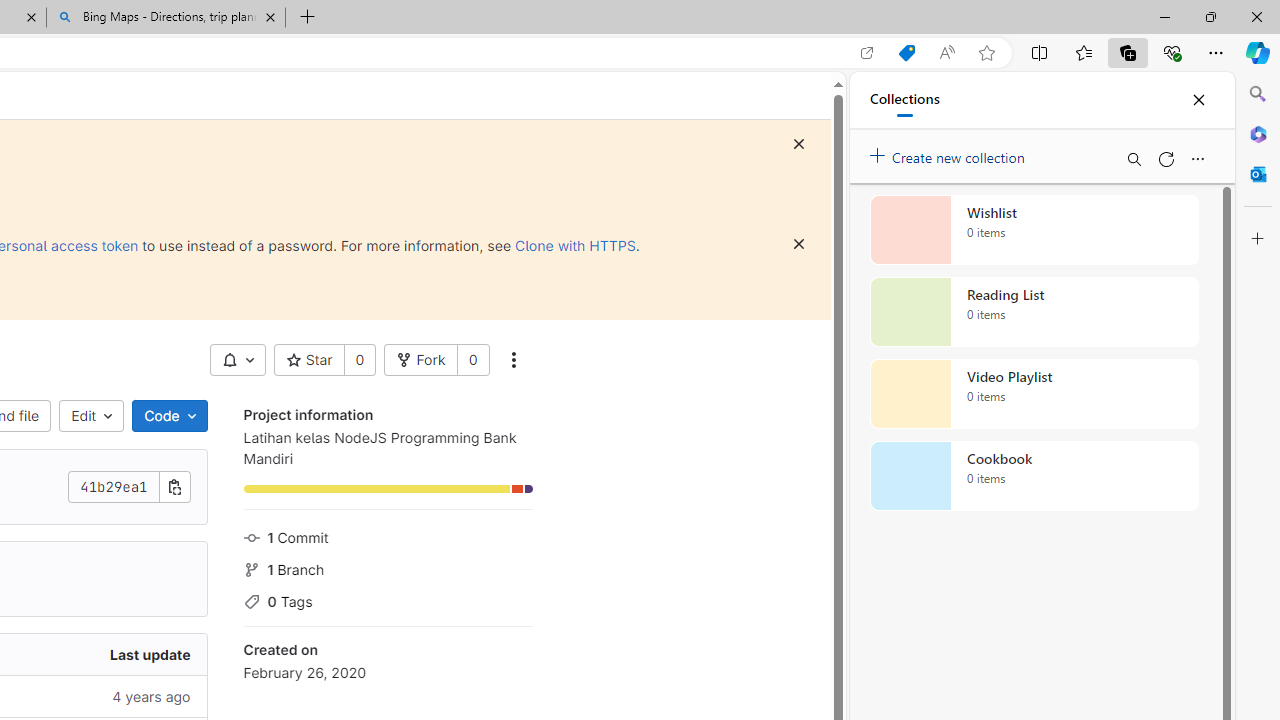 The height and width of the screenshot is (720, 1280). Describe the element at coordinates (307, 17) in the screenshot. I see `'New Tab'` at that location.